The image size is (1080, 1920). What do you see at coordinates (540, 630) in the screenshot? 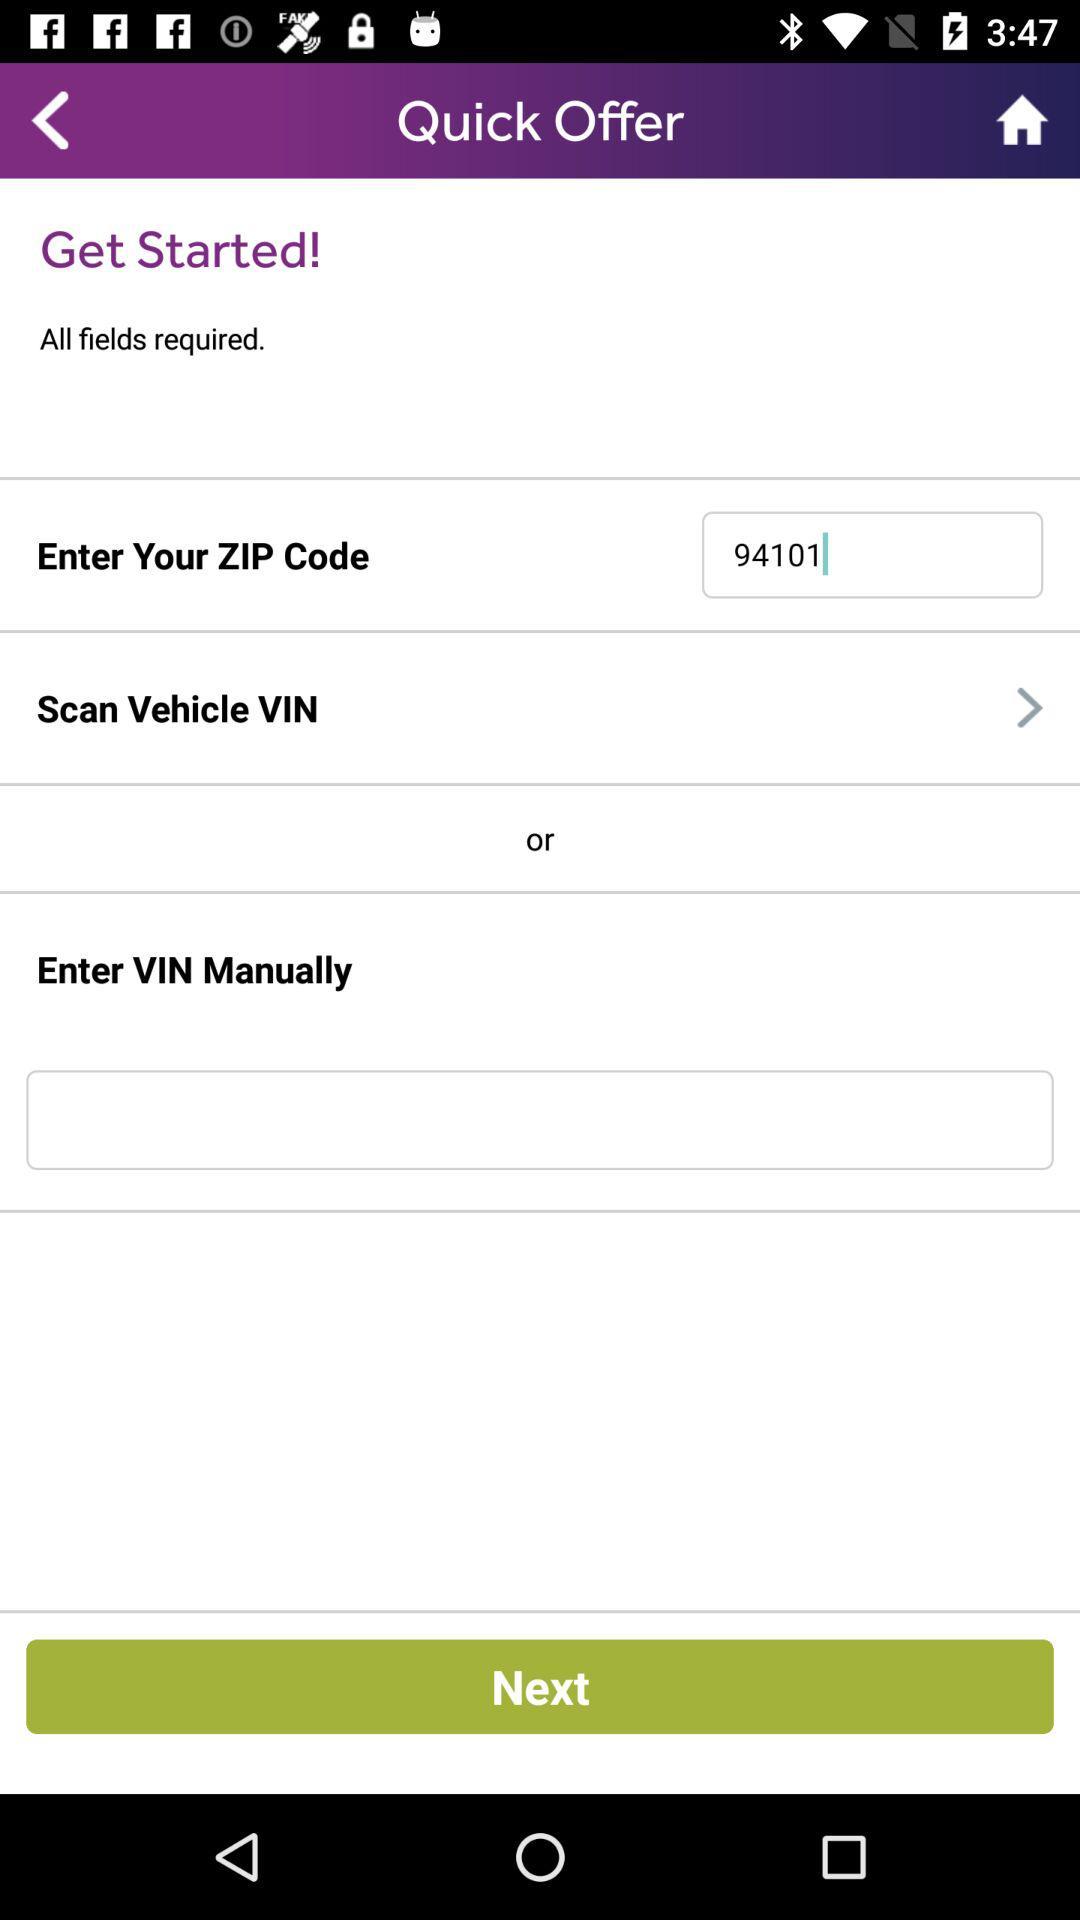
I see `the icon above the scan vehicle vin` at bounding box center [540, 630].